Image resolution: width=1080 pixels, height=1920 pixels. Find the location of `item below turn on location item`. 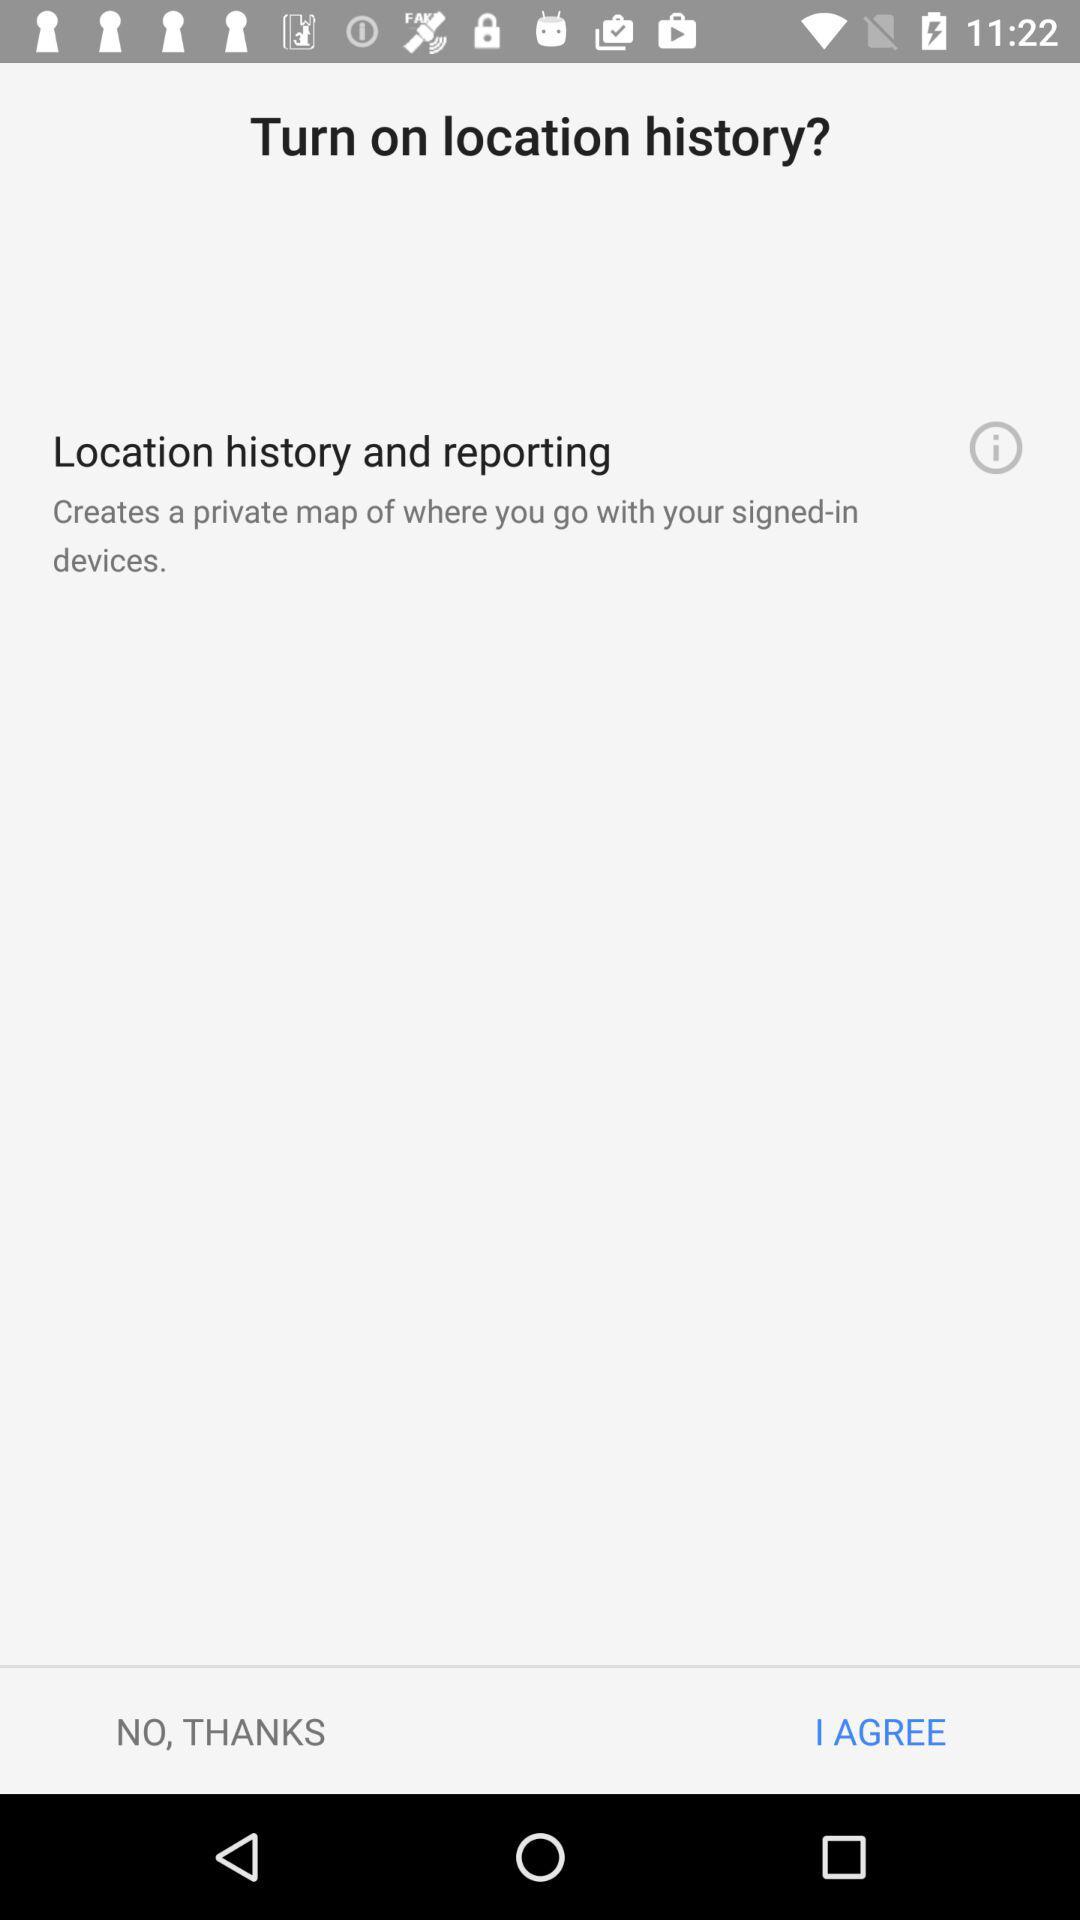

item below turn on location item is located at coordinates (995, 446).